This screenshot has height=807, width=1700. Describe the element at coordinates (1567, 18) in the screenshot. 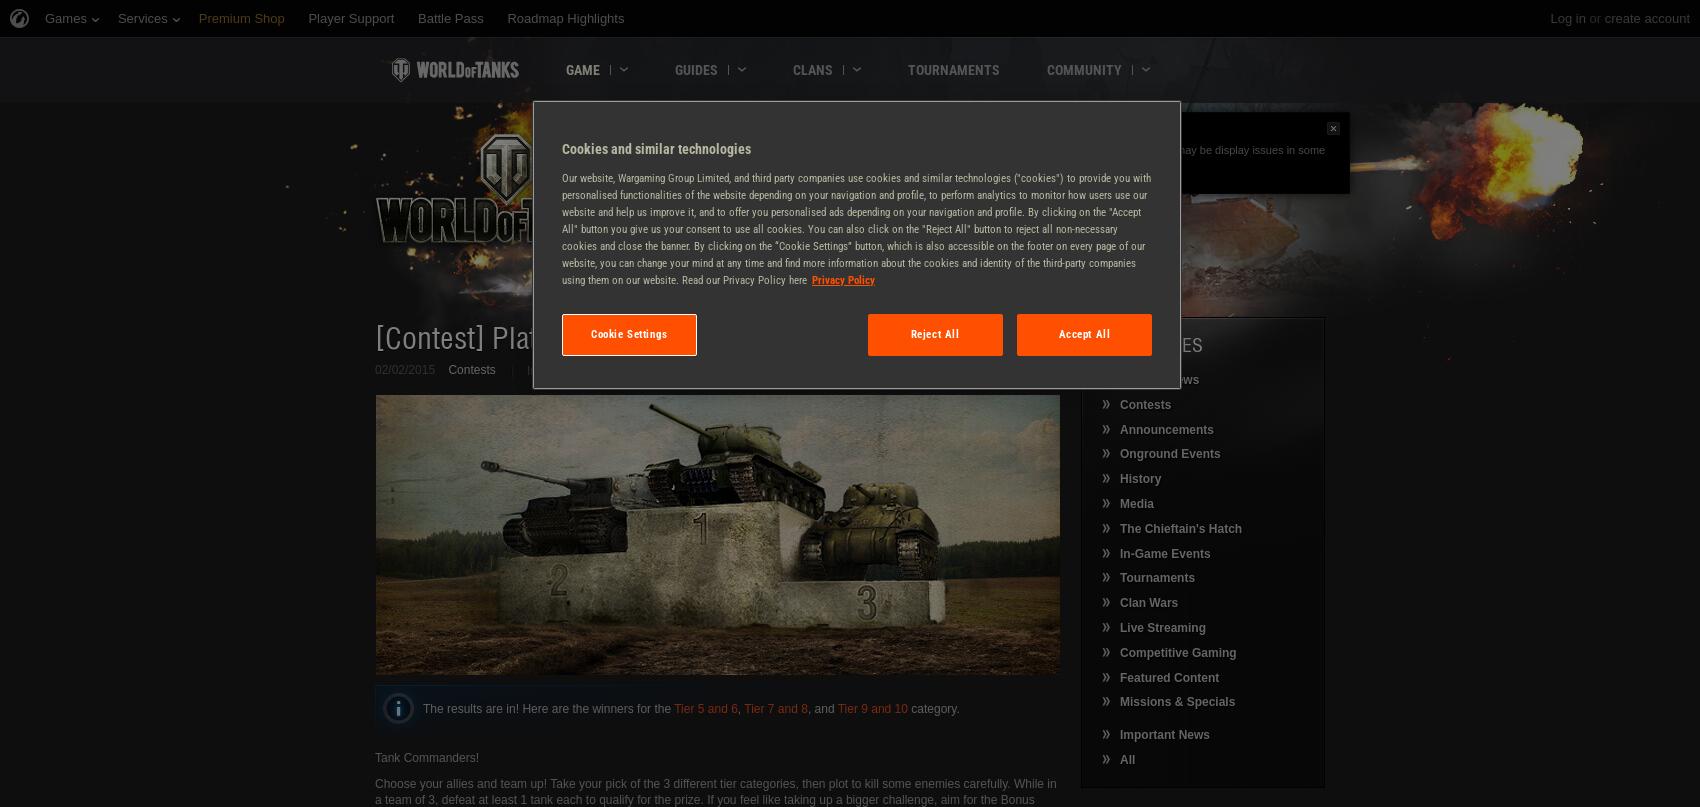

I see `'Log in'` at that location.